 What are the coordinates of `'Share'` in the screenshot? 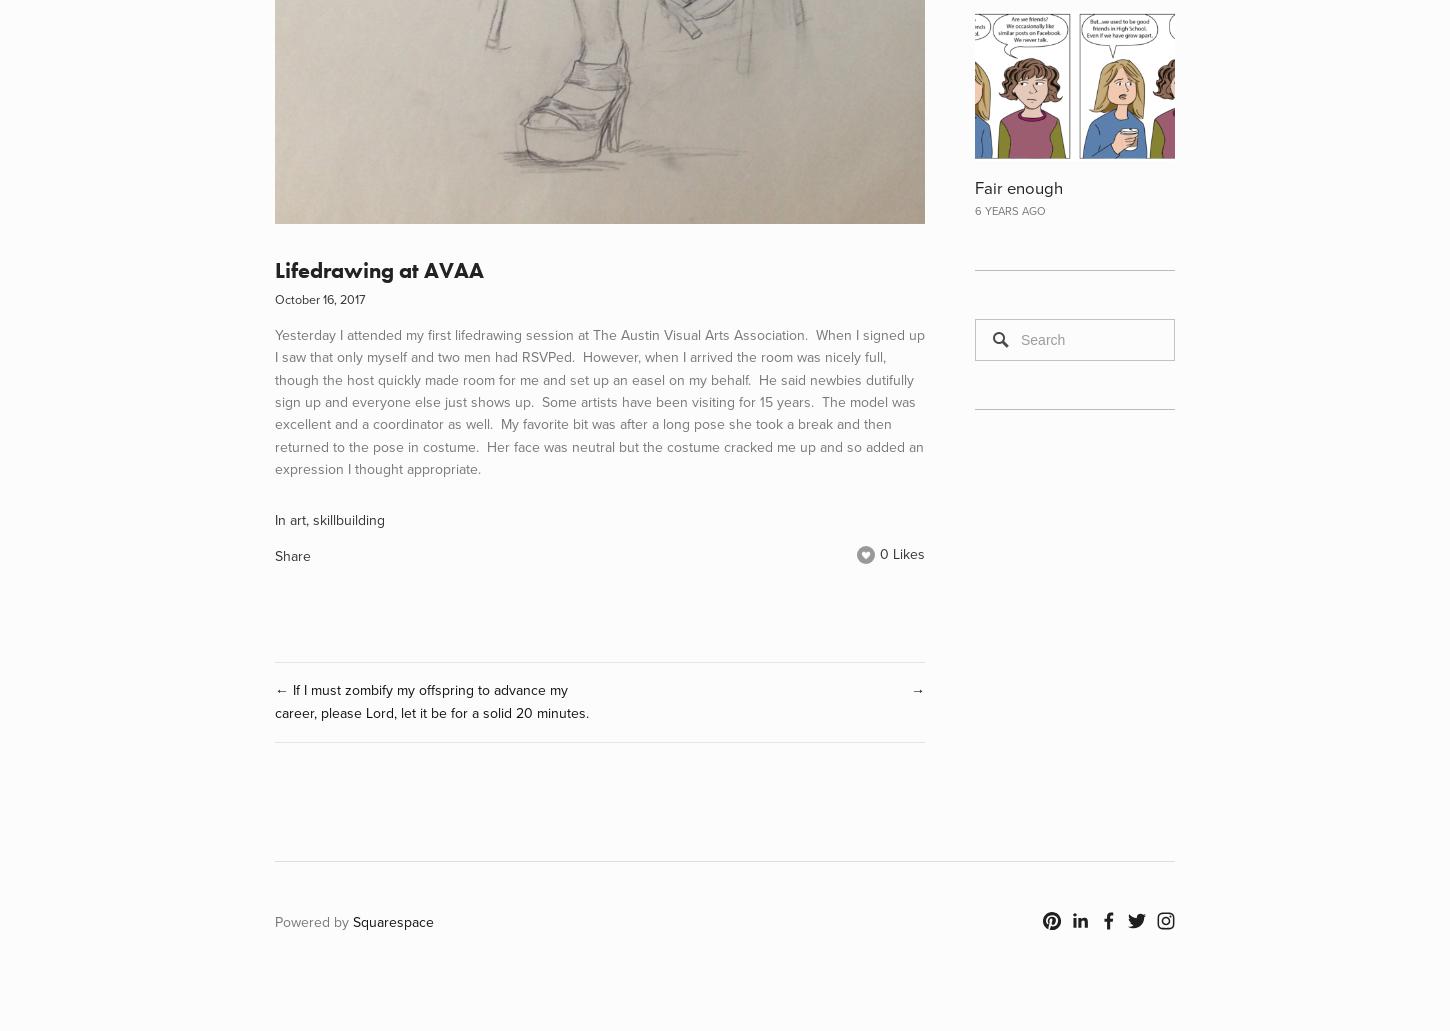 It's located at (293, 555).